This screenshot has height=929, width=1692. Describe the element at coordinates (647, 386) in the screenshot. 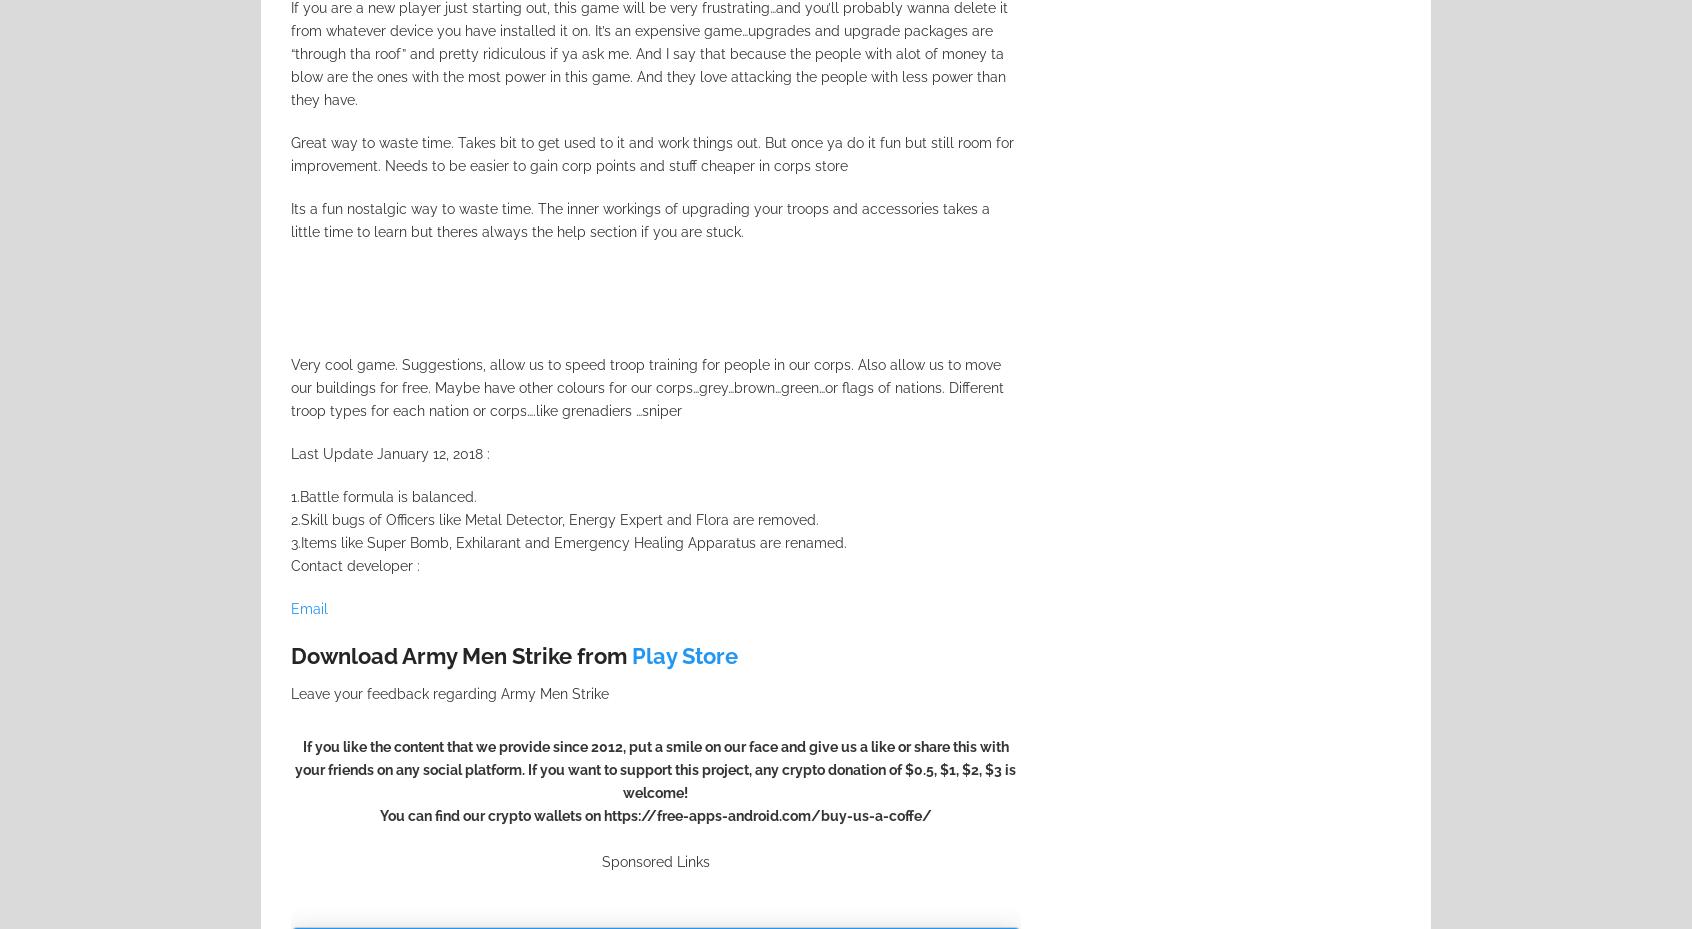

I see `'Very cool game. Suggestions, allow us to speed troop training for people in our corps. Also allow us to move our buildings for free. Maybe have other colours for our corps…grey…brown…green…or flags of nations. Different troop types for each nation or corps….like grenadiers …sniper'` at that location.